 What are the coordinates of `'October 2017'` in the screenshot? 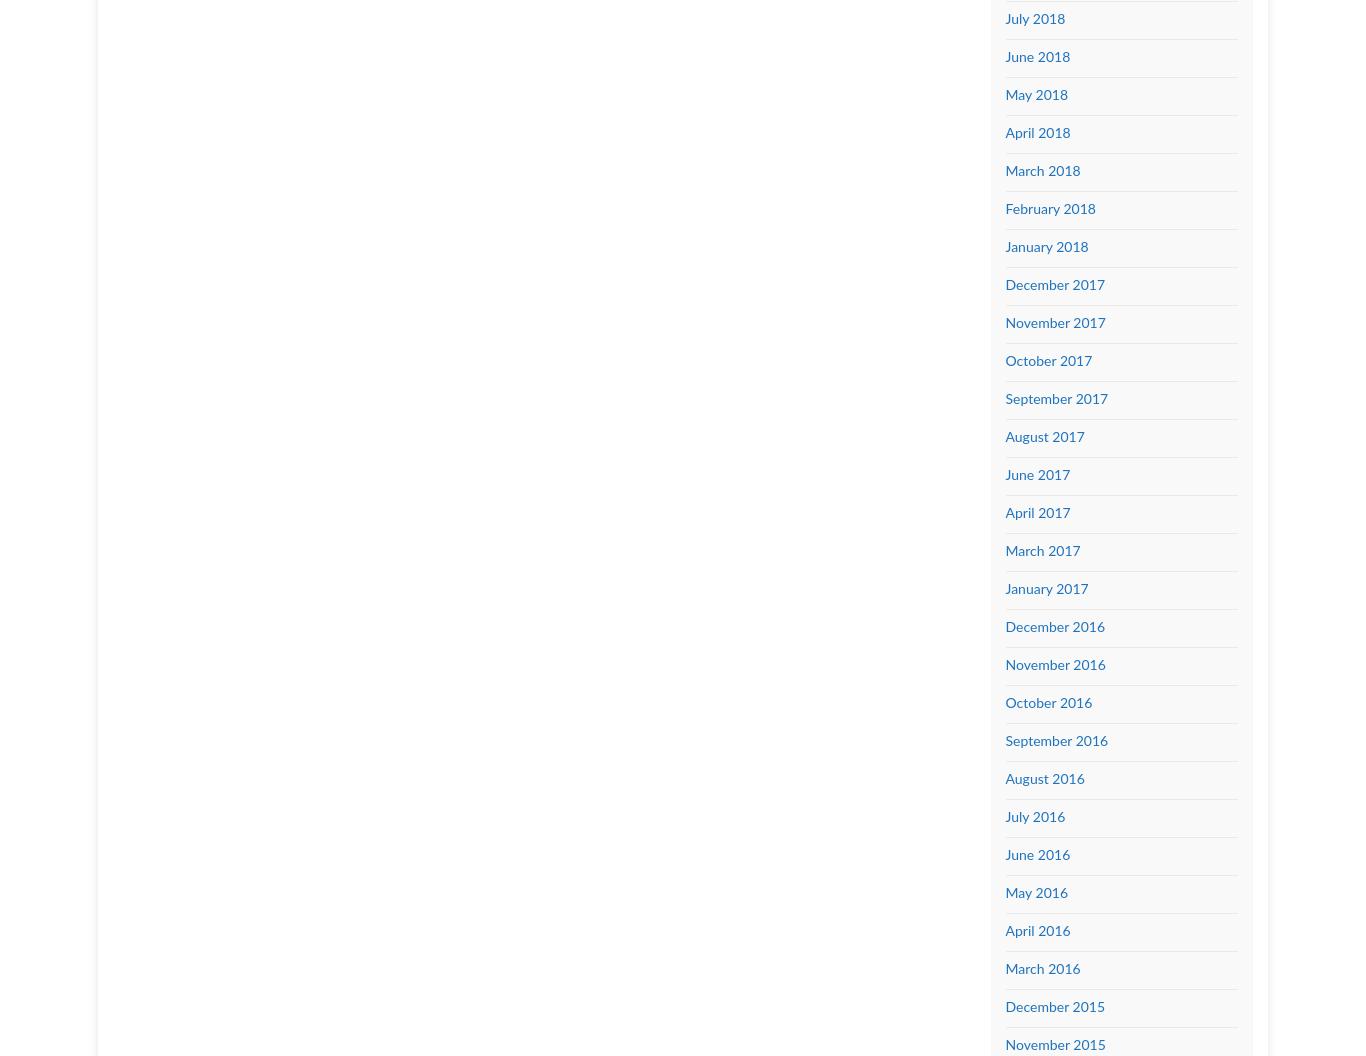 It's located at (1047, 360).